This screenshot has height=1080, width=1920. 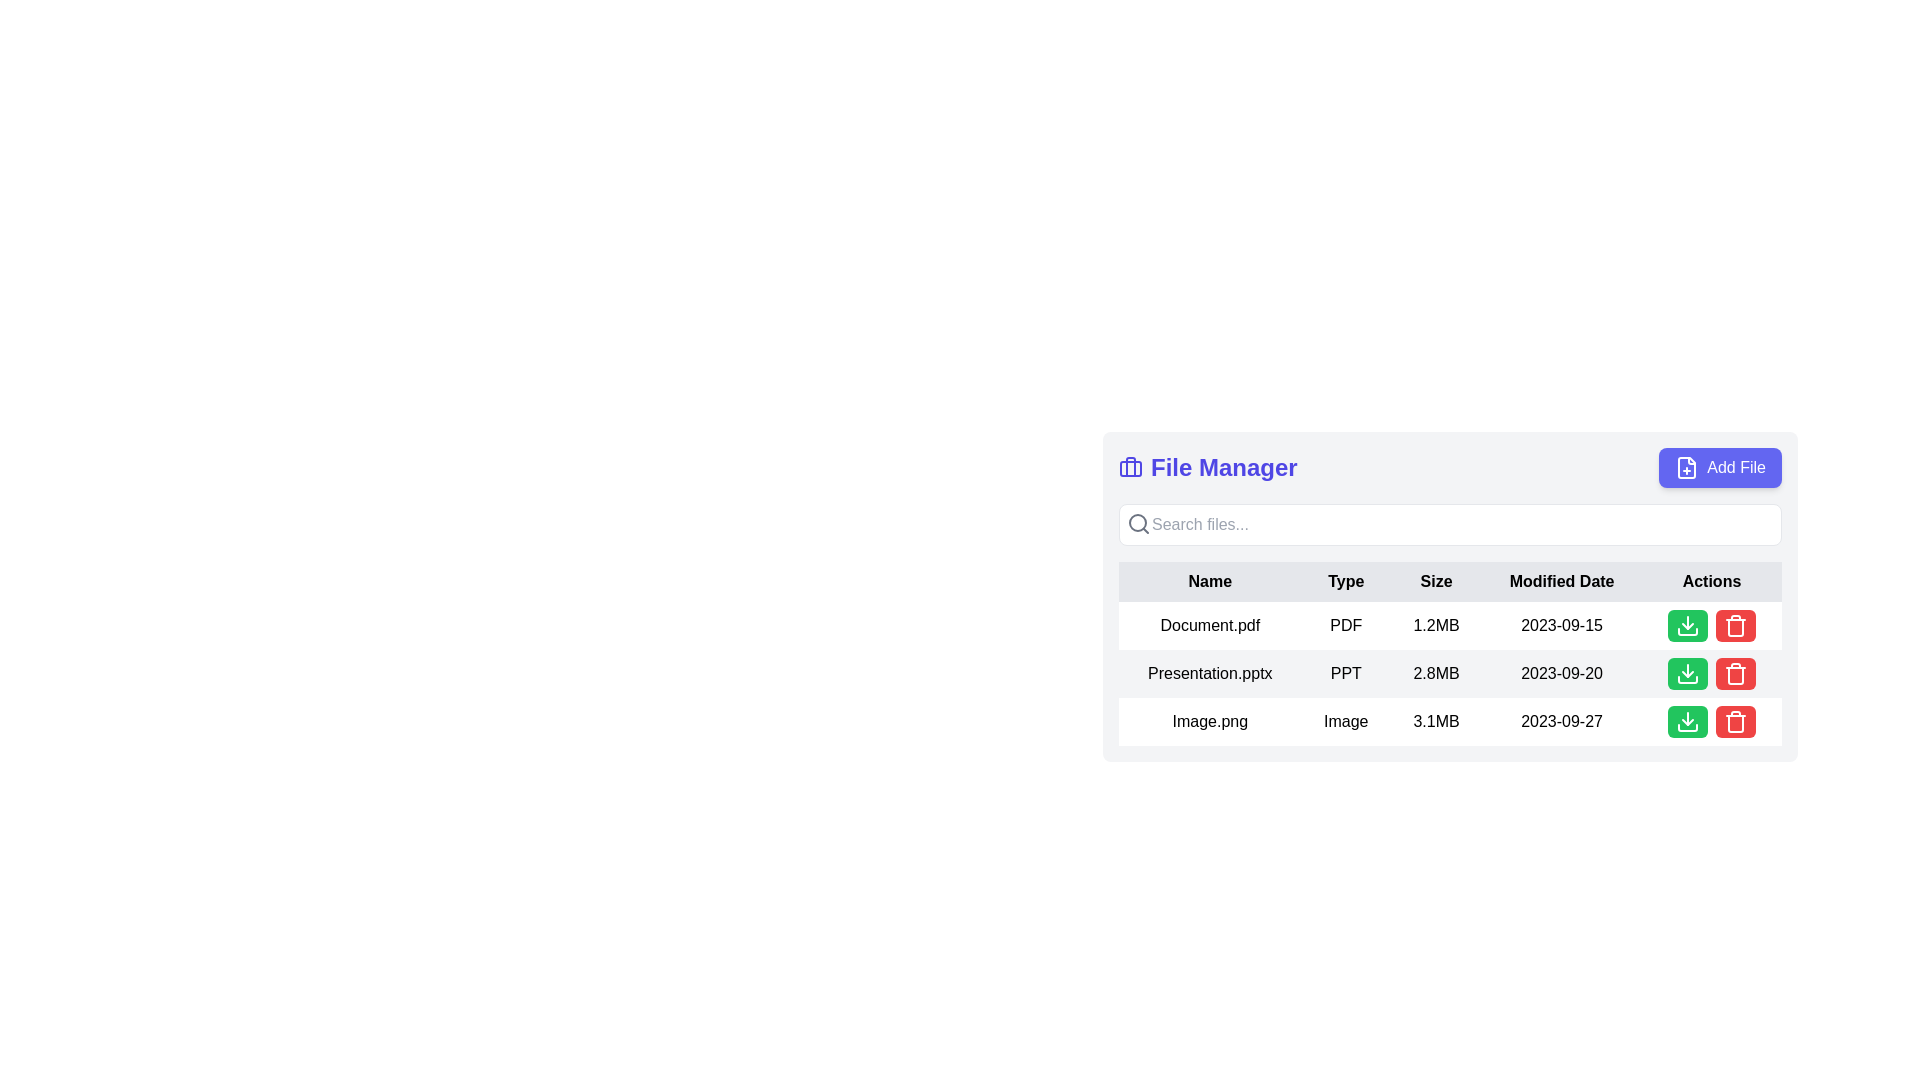 I want to click on the green download button located in the 'Actions' column of the second row, adjacent to the file named 'Presentation.pptx', to initiate the download action, so click(x=1687, y=674).